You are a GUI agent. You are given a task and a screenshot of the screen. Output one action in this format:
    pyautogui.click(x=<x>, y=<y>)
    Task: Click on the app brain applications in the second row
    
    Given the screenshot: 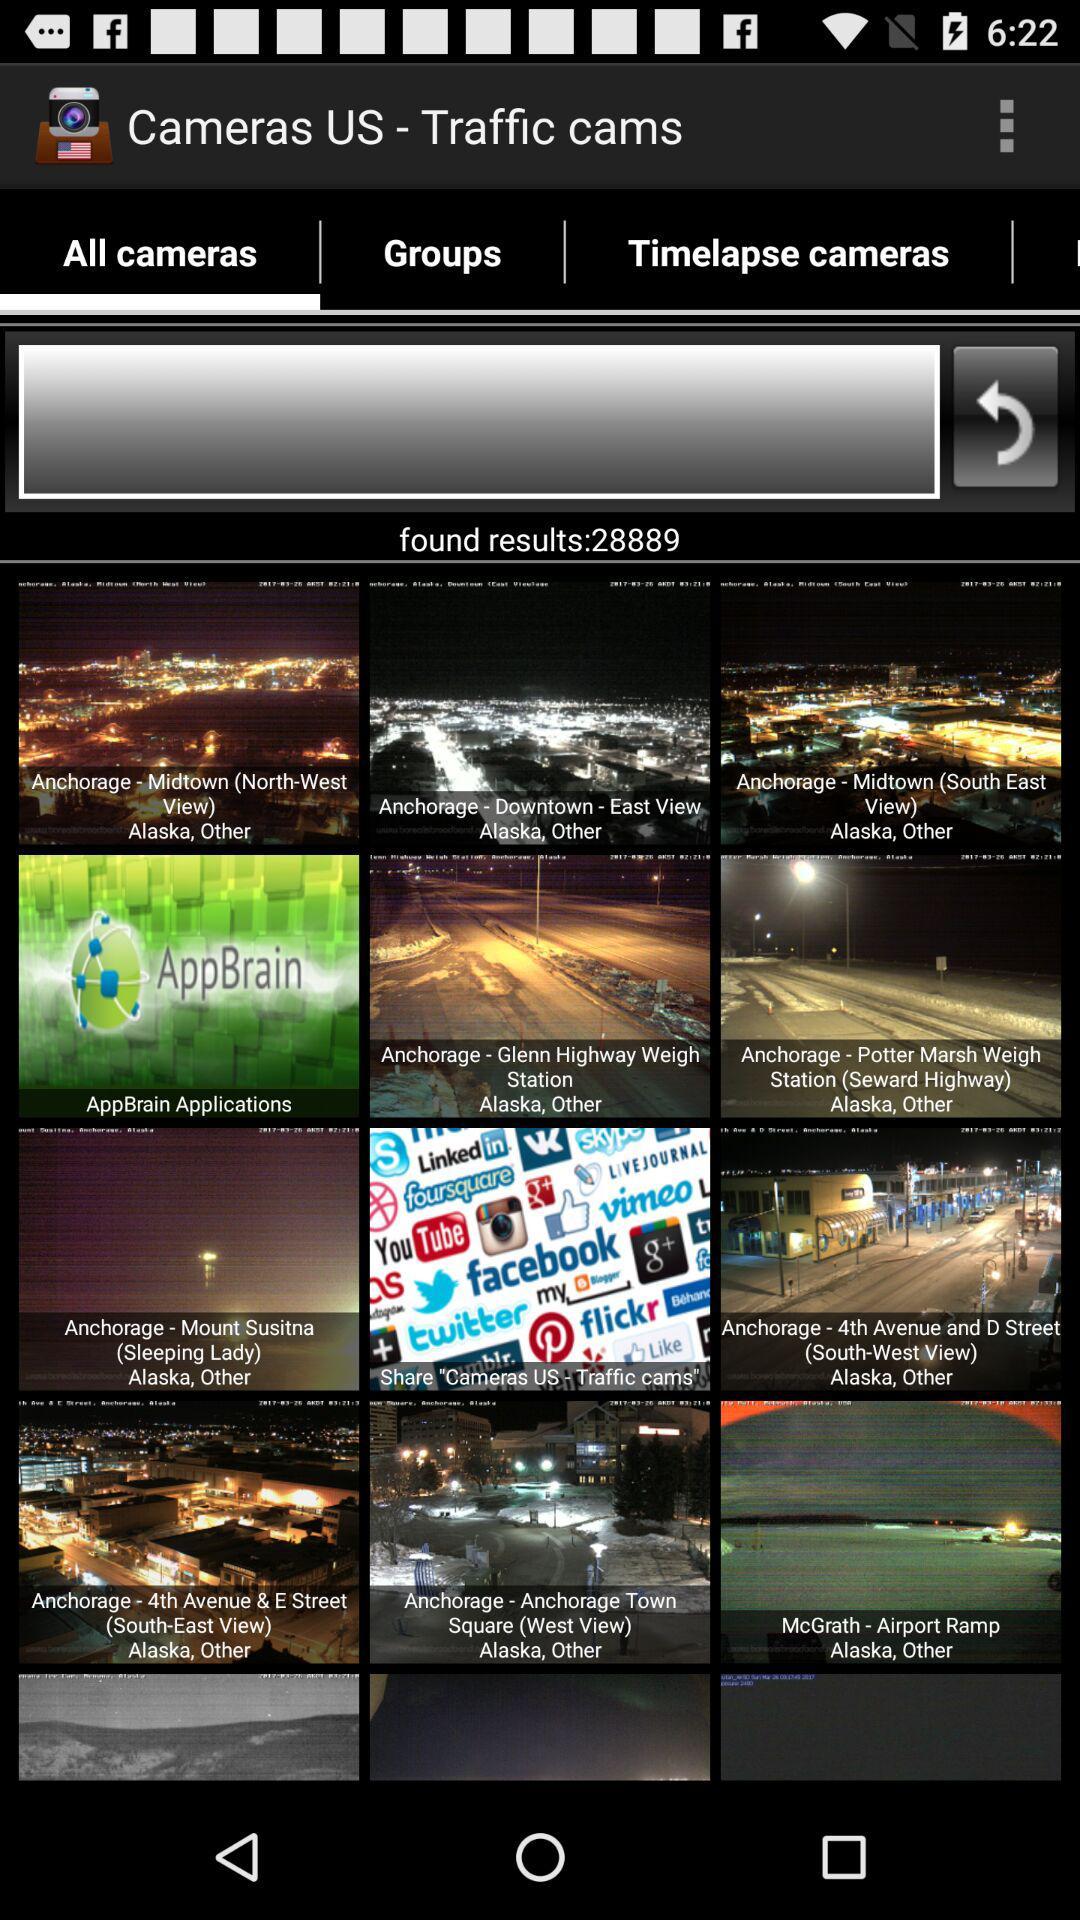 What is the action you would take?
    pyautogui.click(x=189, y=986)
    